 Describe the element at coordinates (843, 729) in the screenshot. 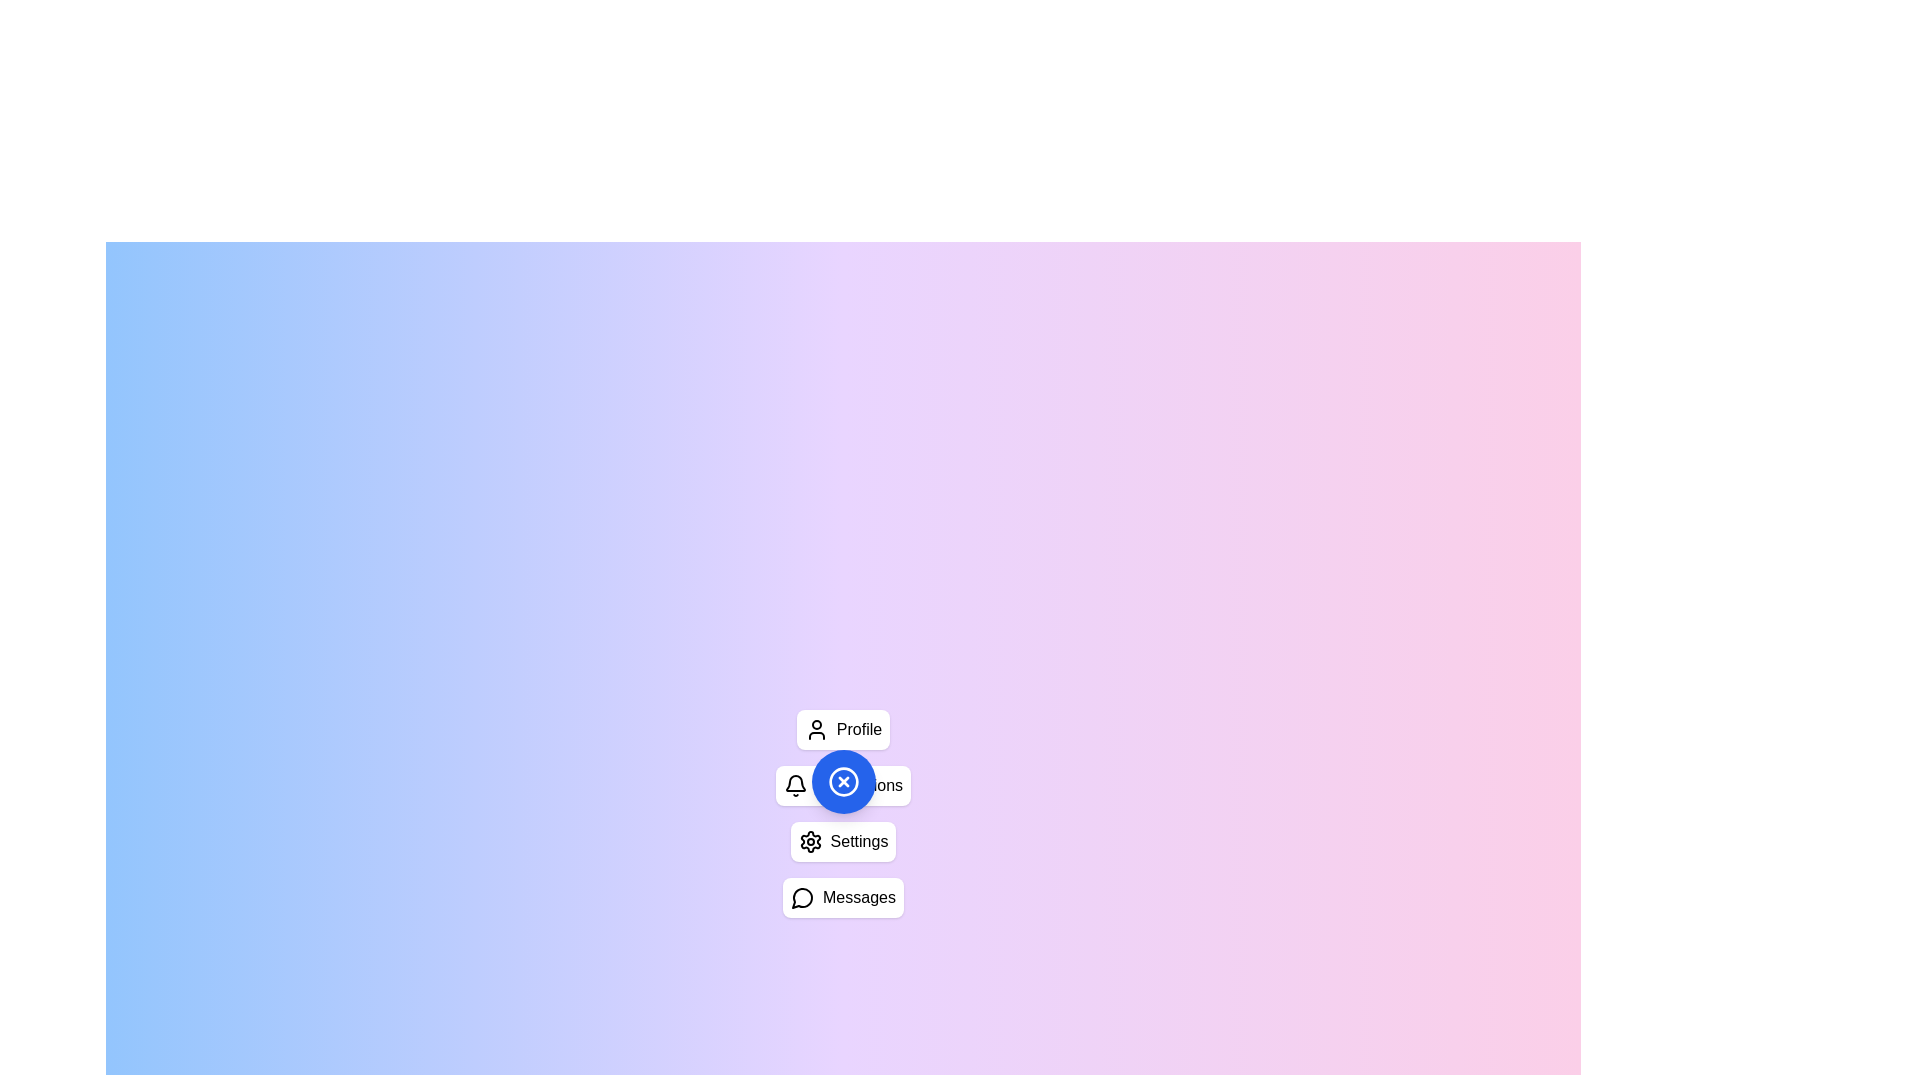

I see `the 'Profile' button in the menu` at that location.